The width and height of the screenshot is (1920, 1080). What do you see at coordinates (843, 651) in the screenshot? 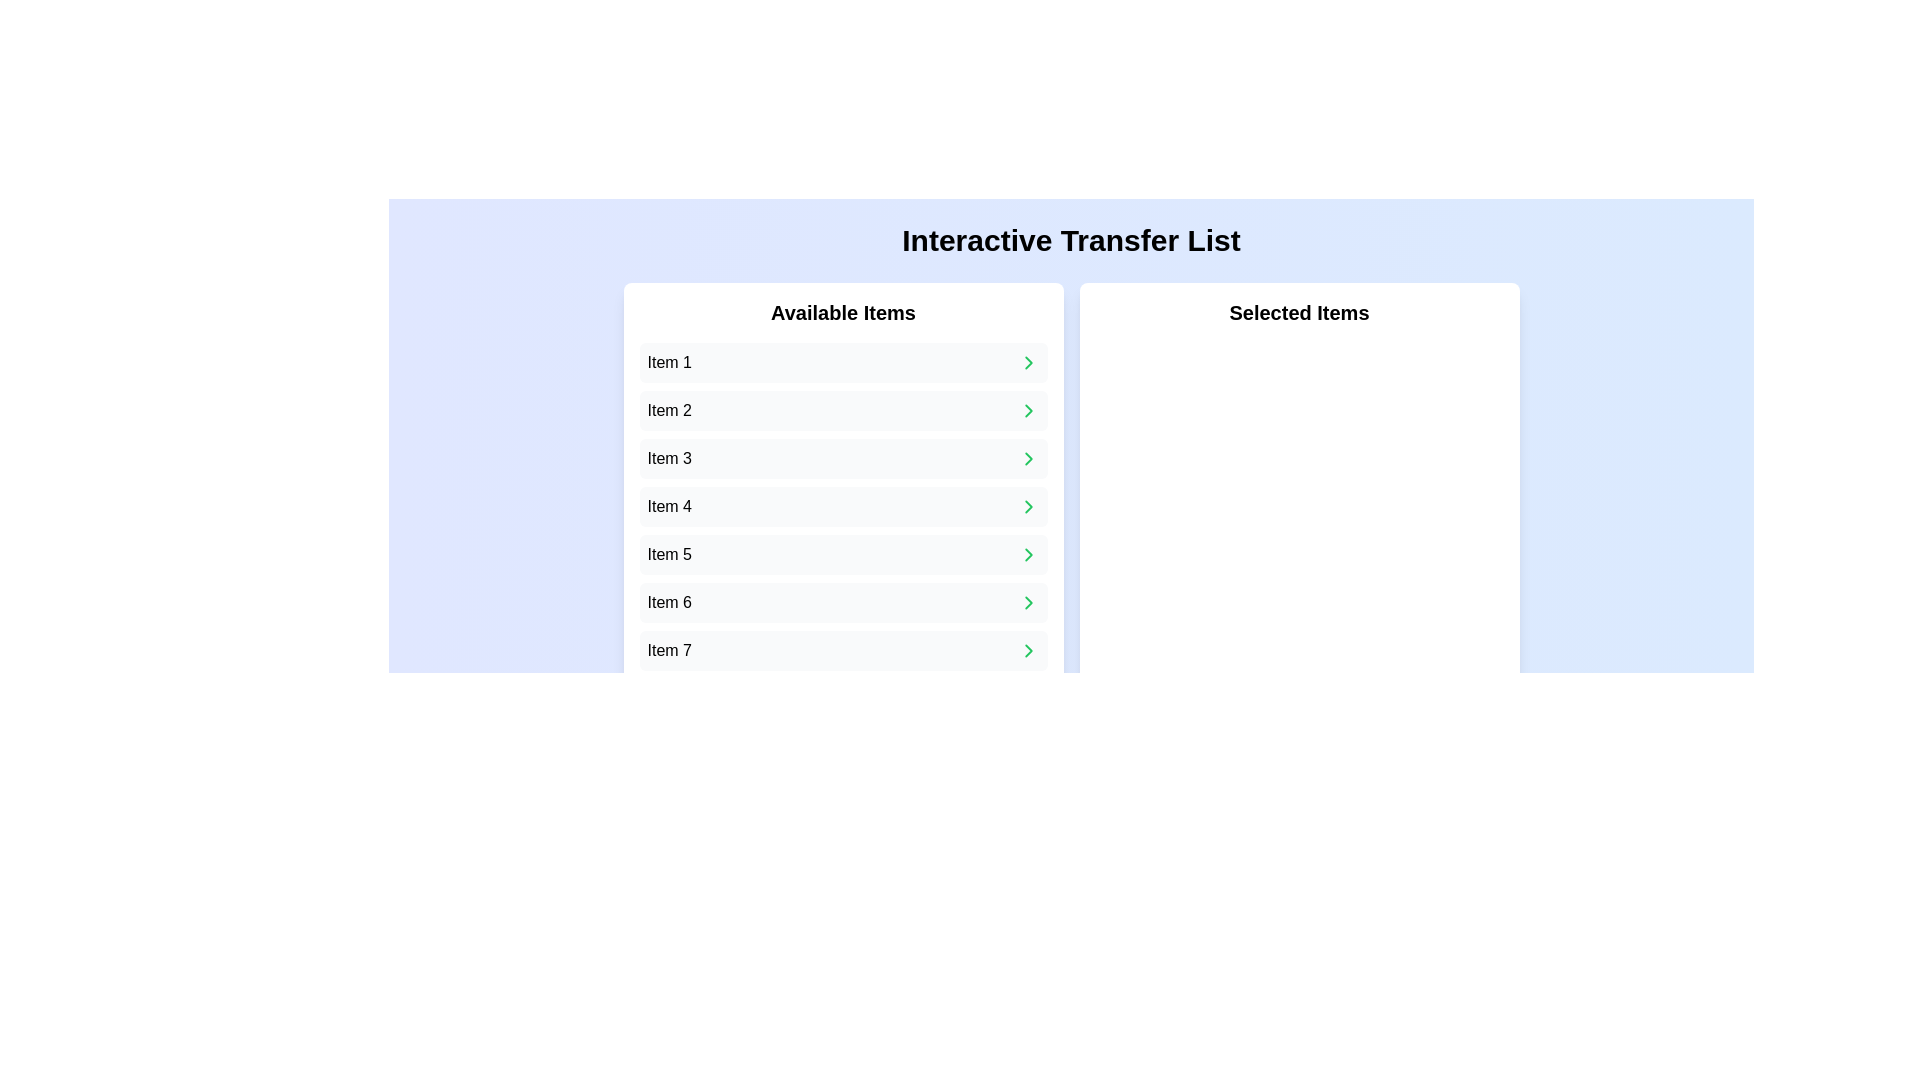
I see `the Interactive List Item titled 'Item 7' in the 'Available Items' list` at bounding box center [843, 651].